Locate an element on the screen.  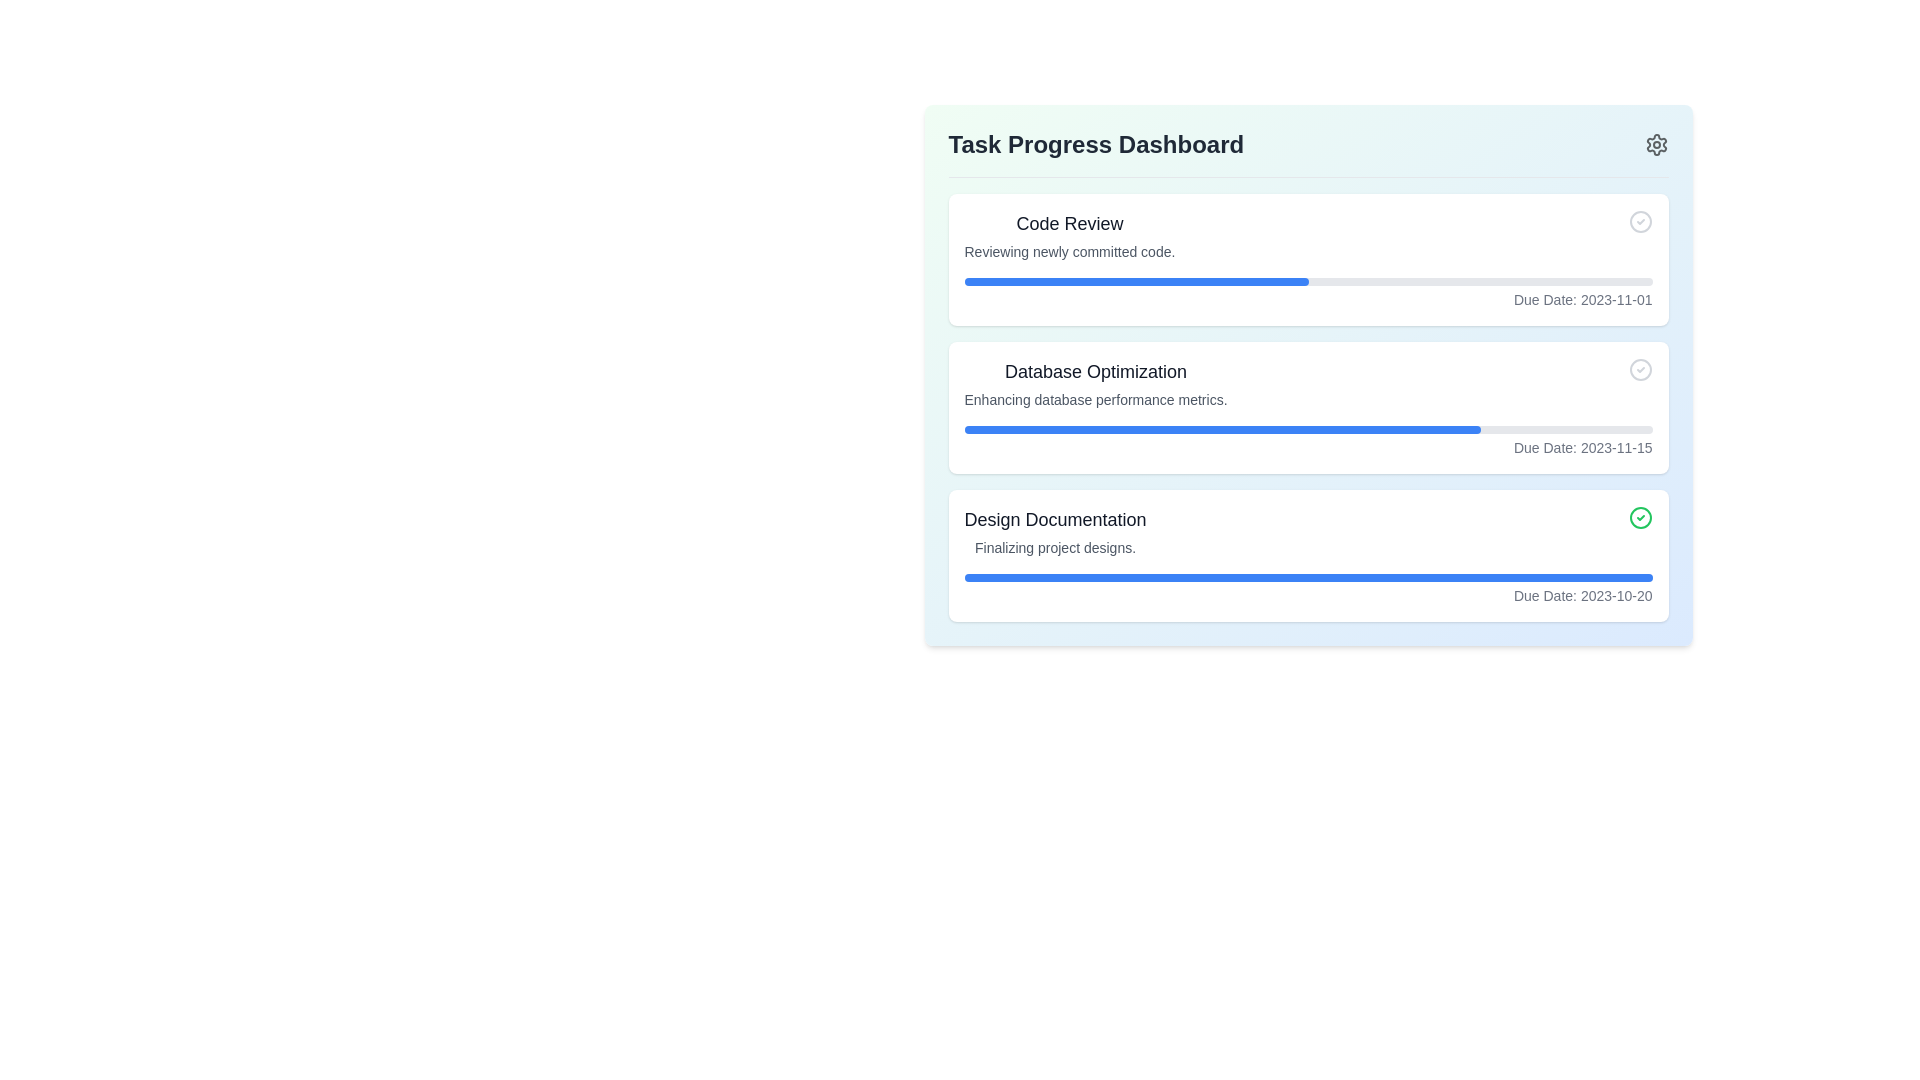
due date displayed in the text label that shows 'Due Date: 2023-10-20' aligned to the right within the card titled 'Design Documentation' is located at coordinates (1308, 589).